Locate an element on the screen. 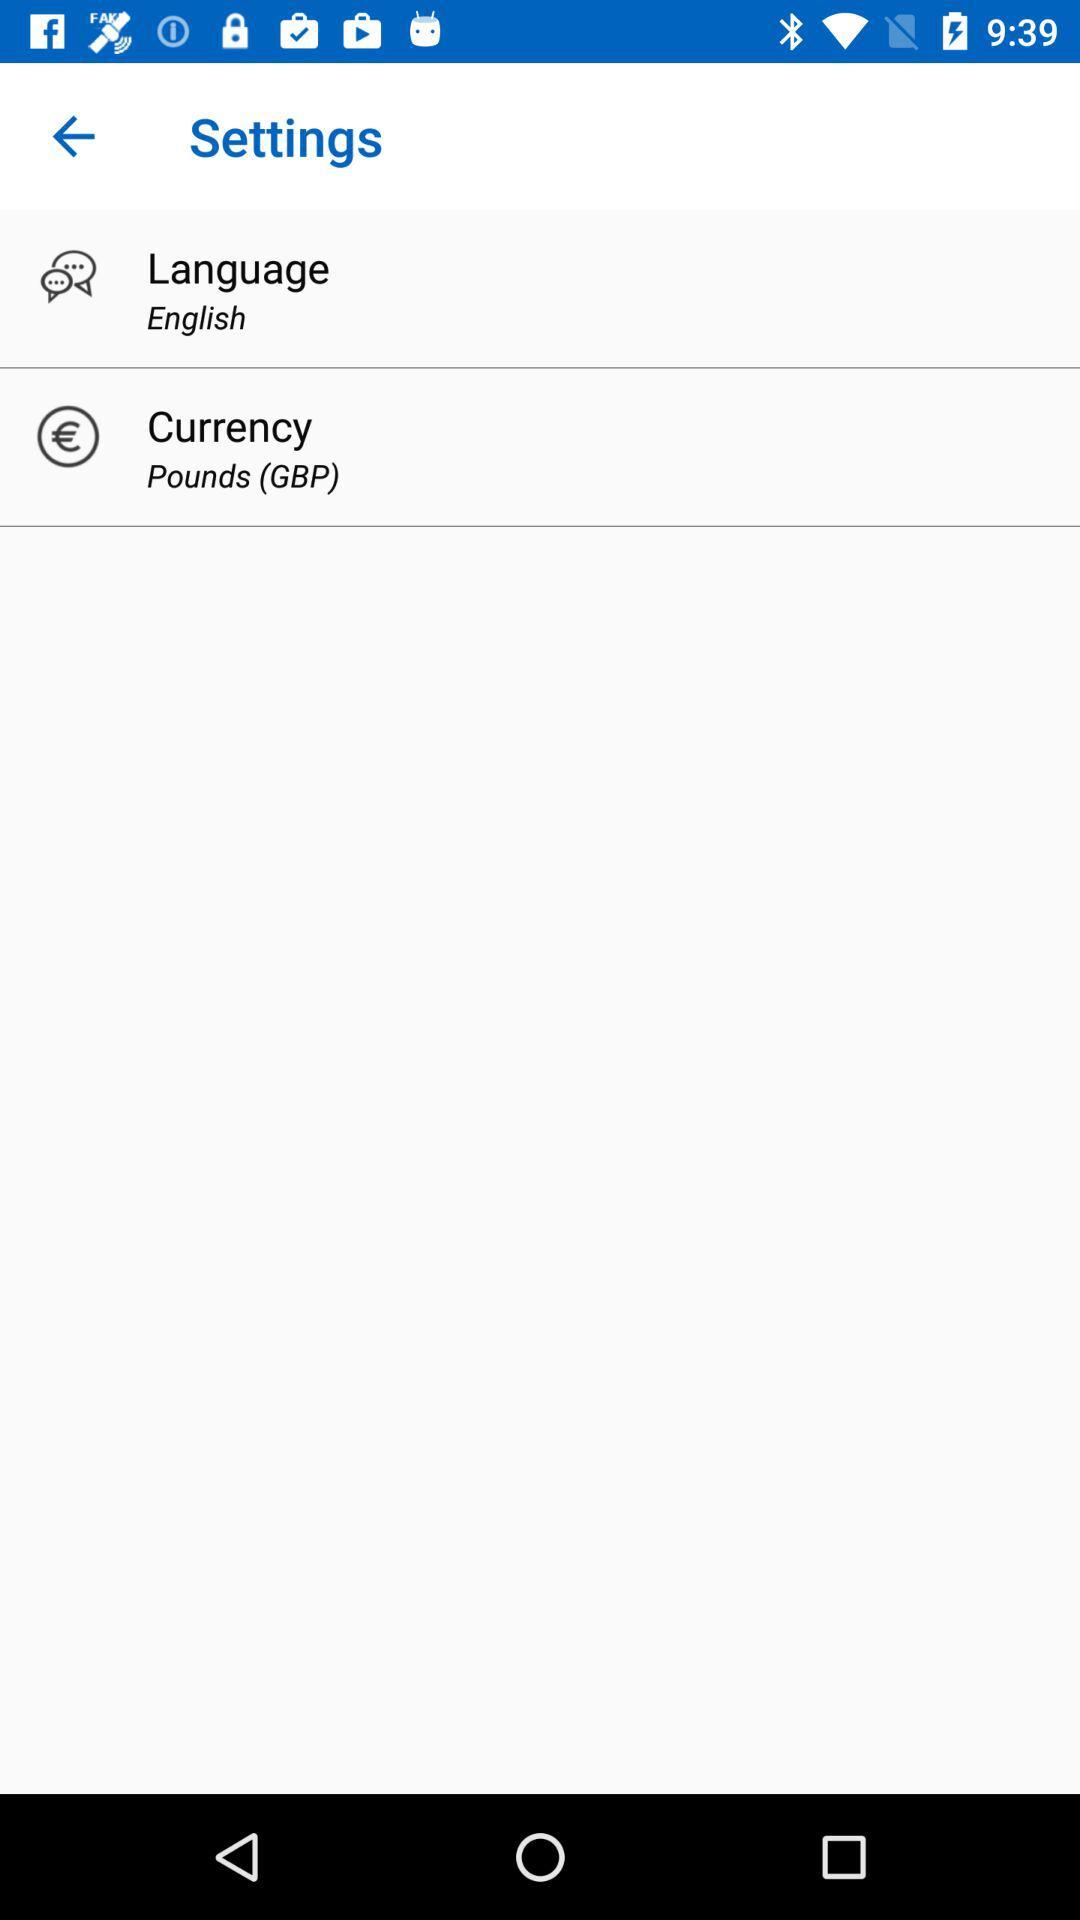 This screenshot has height=1920, width=1080. the icon below the language is located at coordinates (196, 315).